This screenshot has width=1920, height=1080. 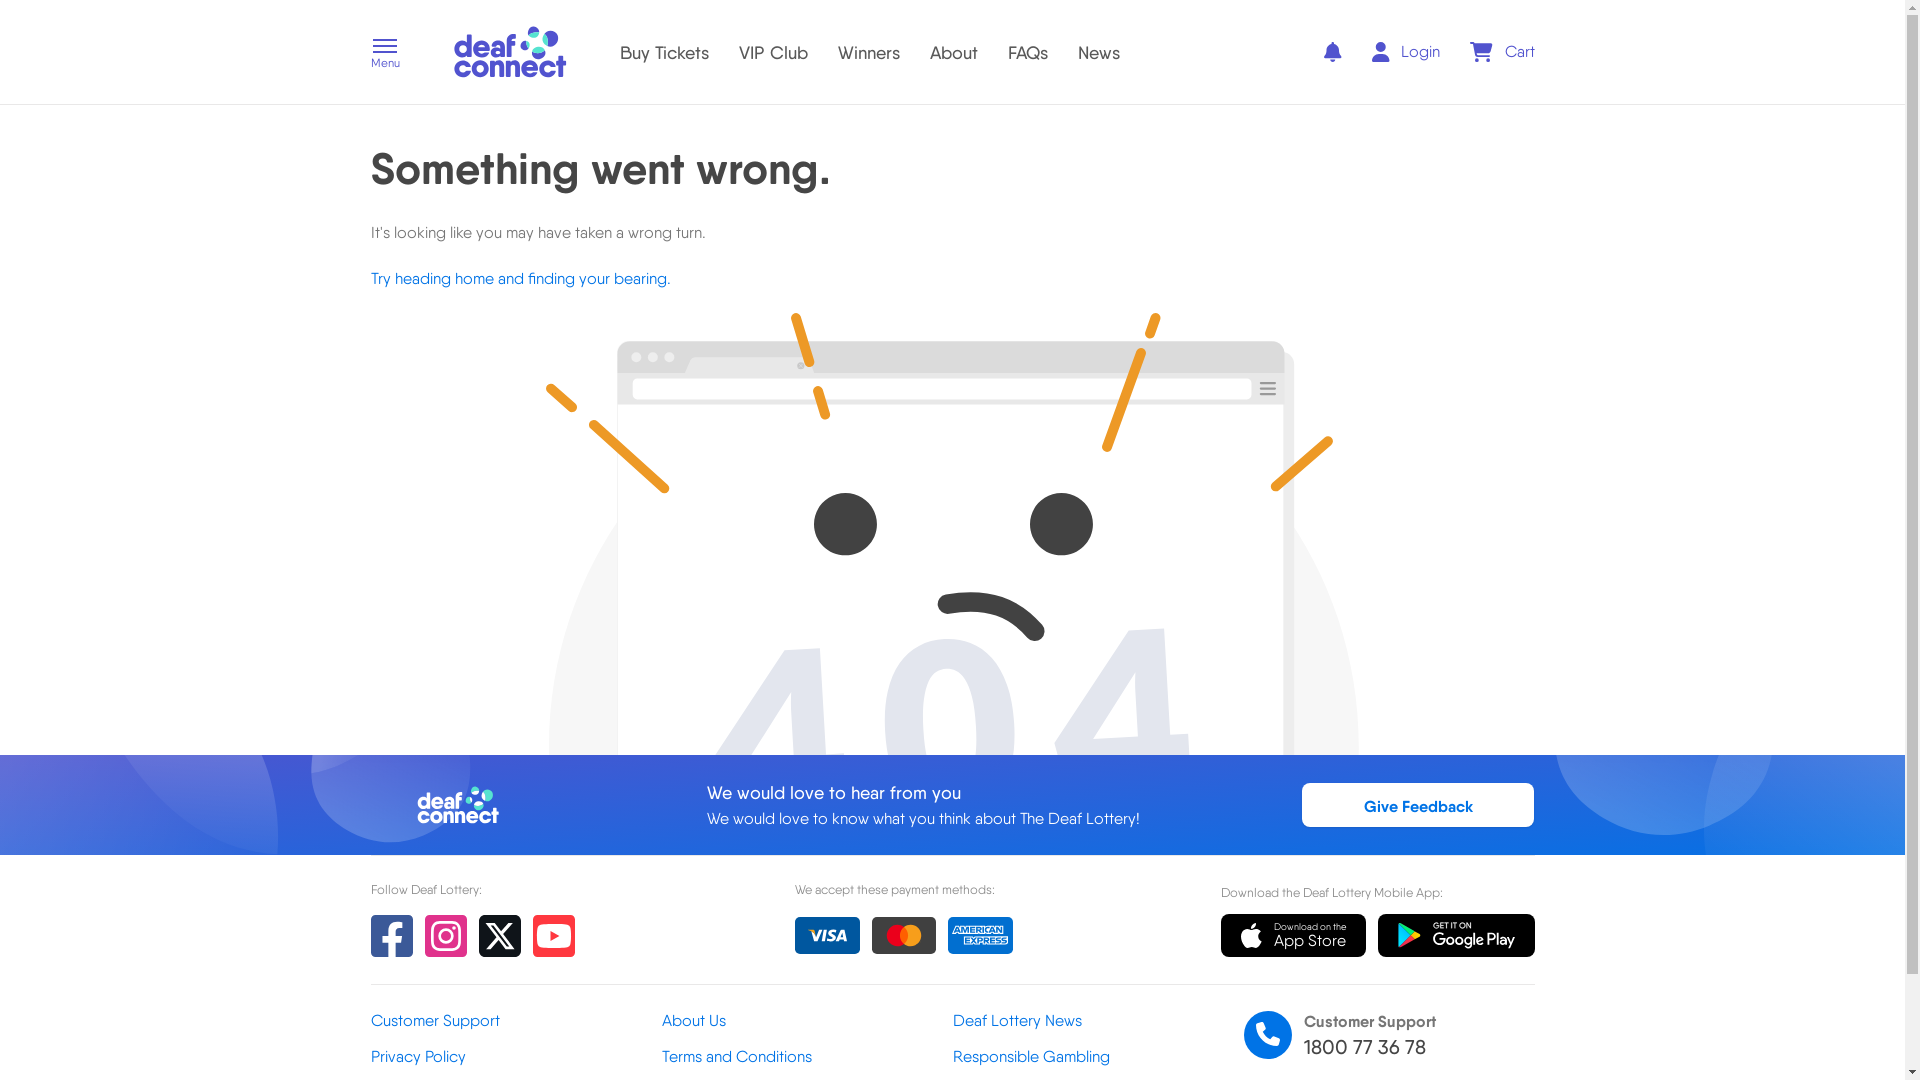 What do you see at coordinates (515, 1055) in the screenshot?
I see `'Privacy Policy'` at bounding box center [515, 1055].